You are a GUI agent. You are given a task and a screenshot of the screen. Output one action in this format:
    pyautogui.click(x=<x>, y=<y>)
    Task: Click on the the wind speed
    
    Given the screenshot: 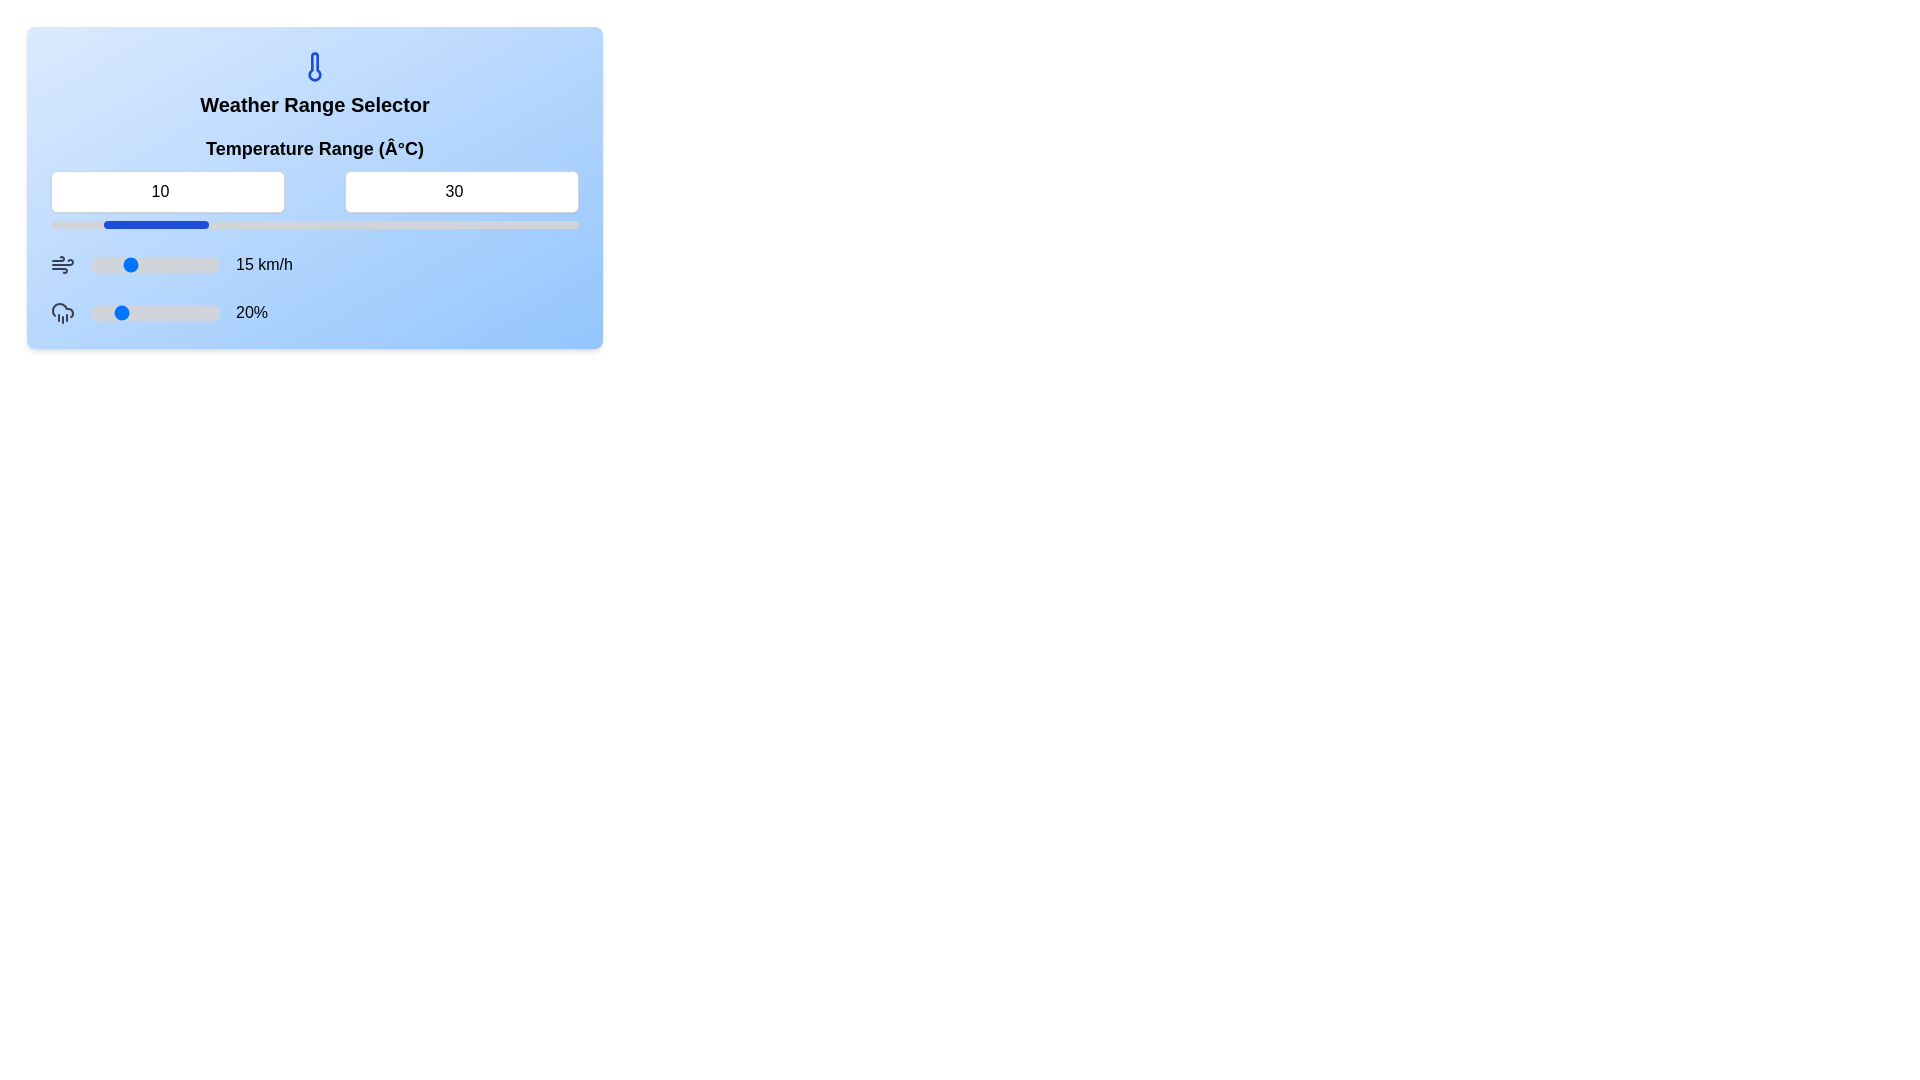 What is the action you would take?
    pyautogui.click(x=132, y=264)
    